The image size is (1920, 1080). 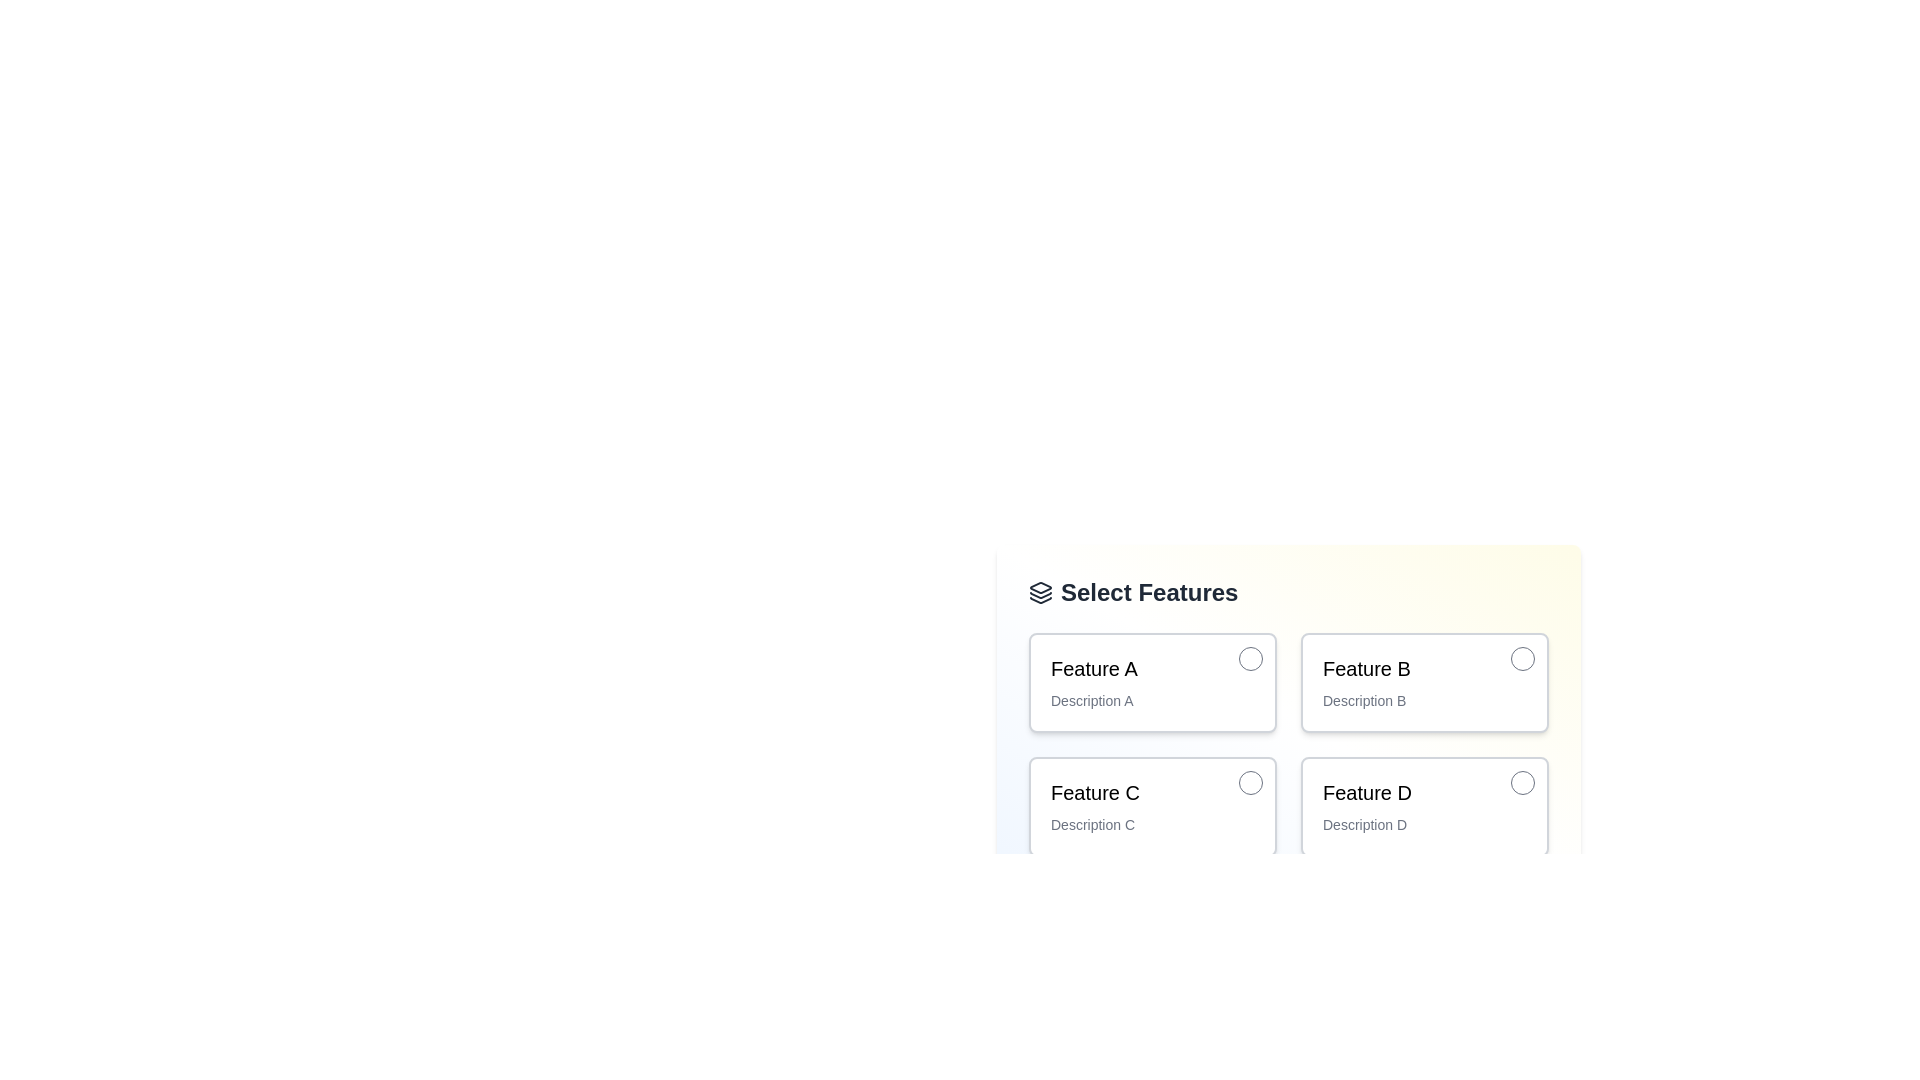 I want to click on the selectable tile with a radio button, so click(x=1152, y=681).